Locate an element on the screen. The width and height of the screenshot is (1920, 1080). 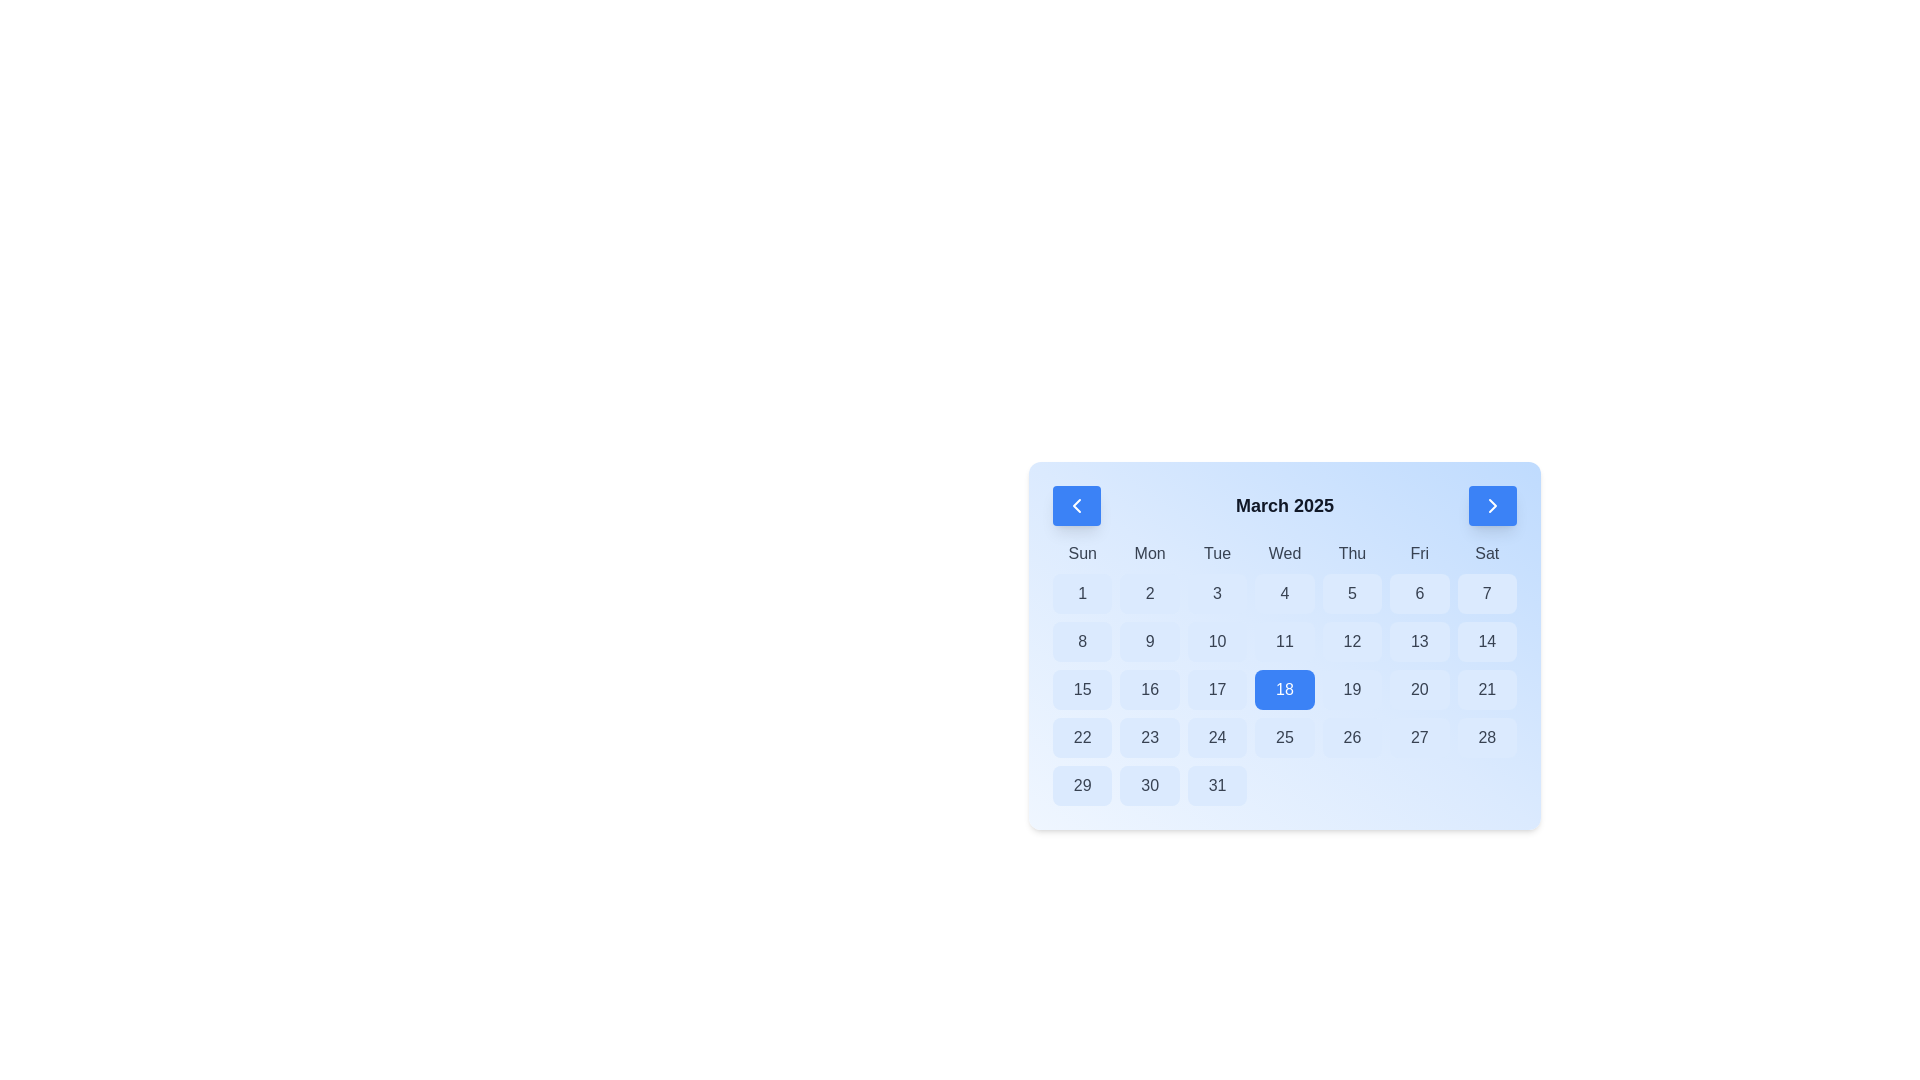
the Date selection button labeled '19' is located at coordinates (1352, 689).